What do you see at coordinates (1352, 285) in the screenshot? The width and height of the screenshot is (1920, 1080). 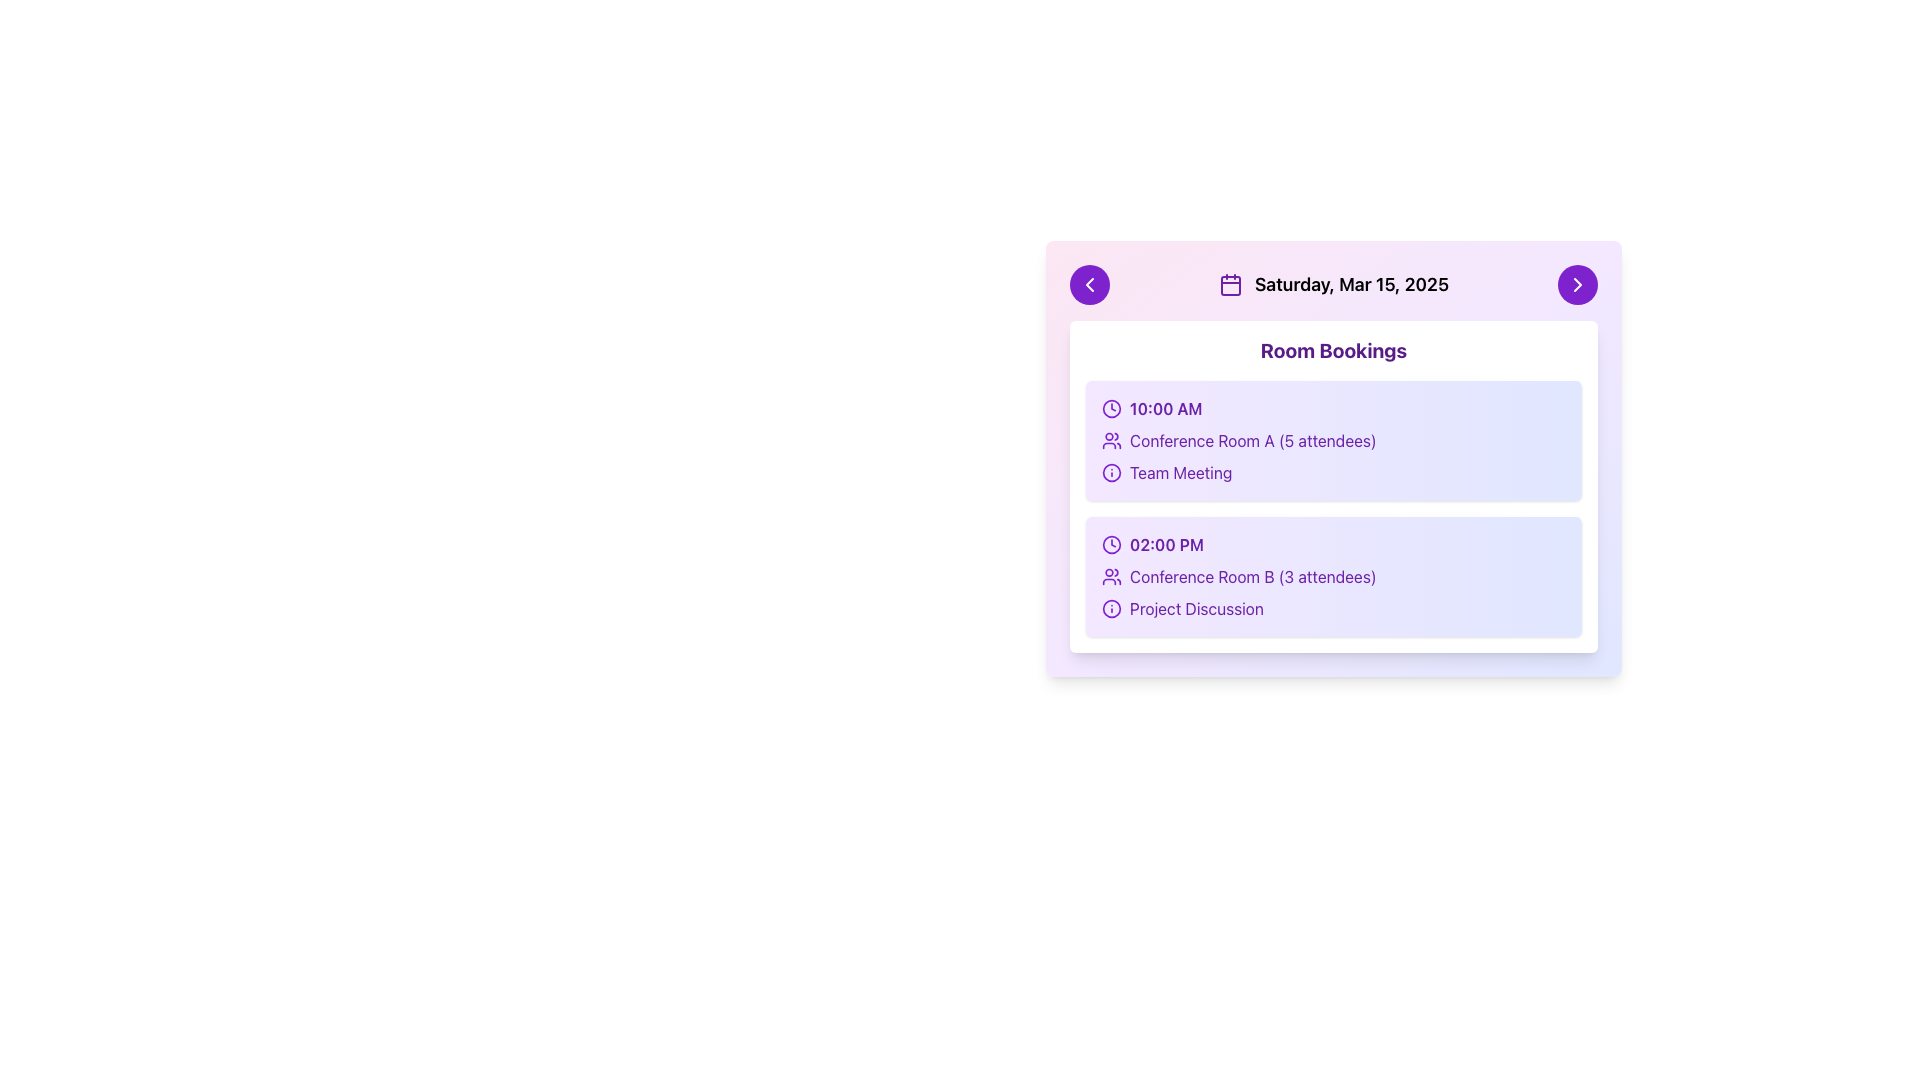 I see `the date indicator Text Label, which is positioned to the right of a calendar icon` at bounding box center [1352, 285].